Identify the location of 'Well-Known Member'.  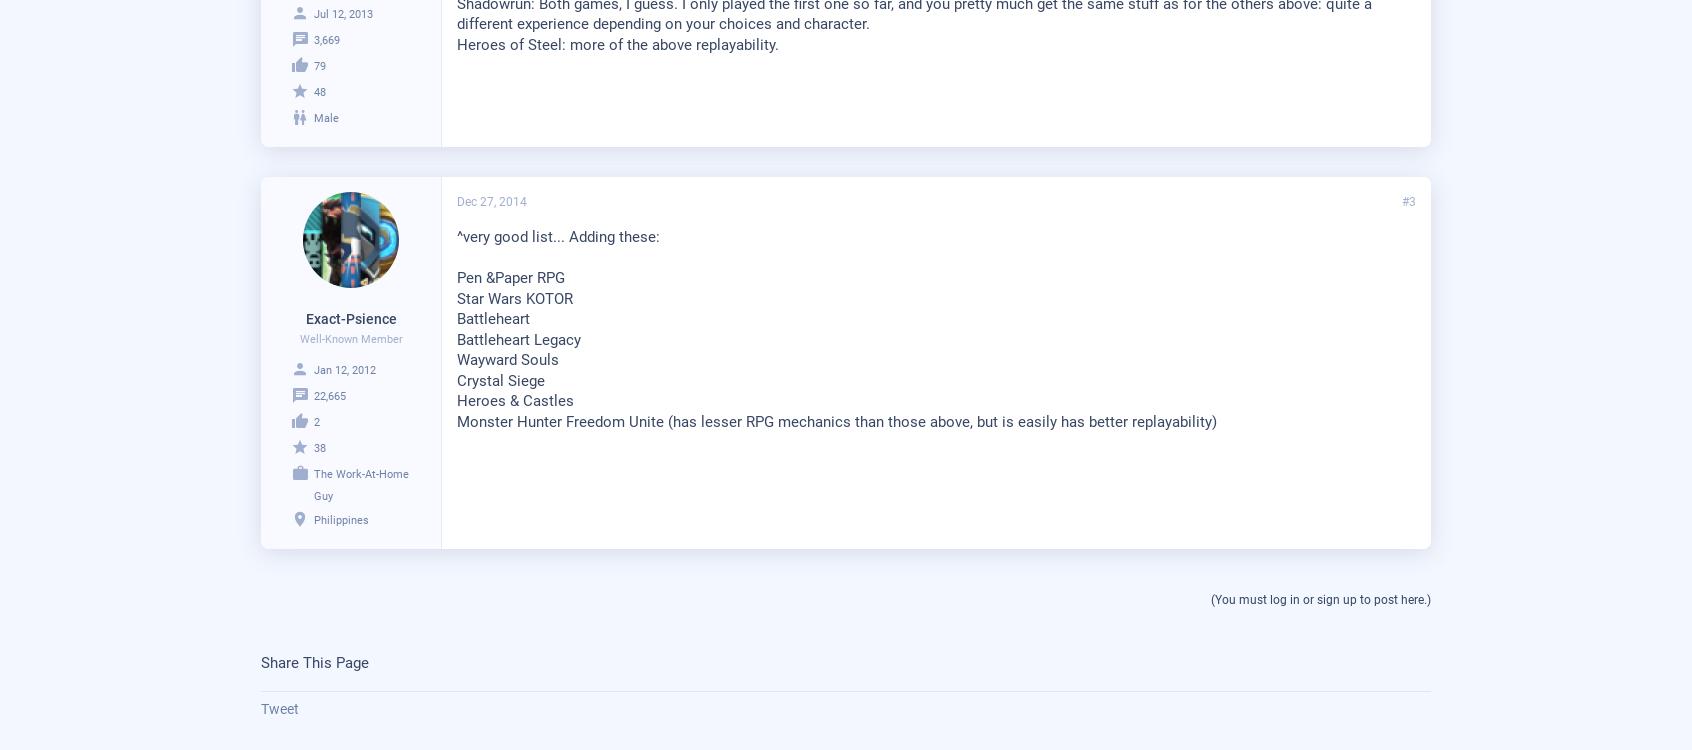
(349, 338).